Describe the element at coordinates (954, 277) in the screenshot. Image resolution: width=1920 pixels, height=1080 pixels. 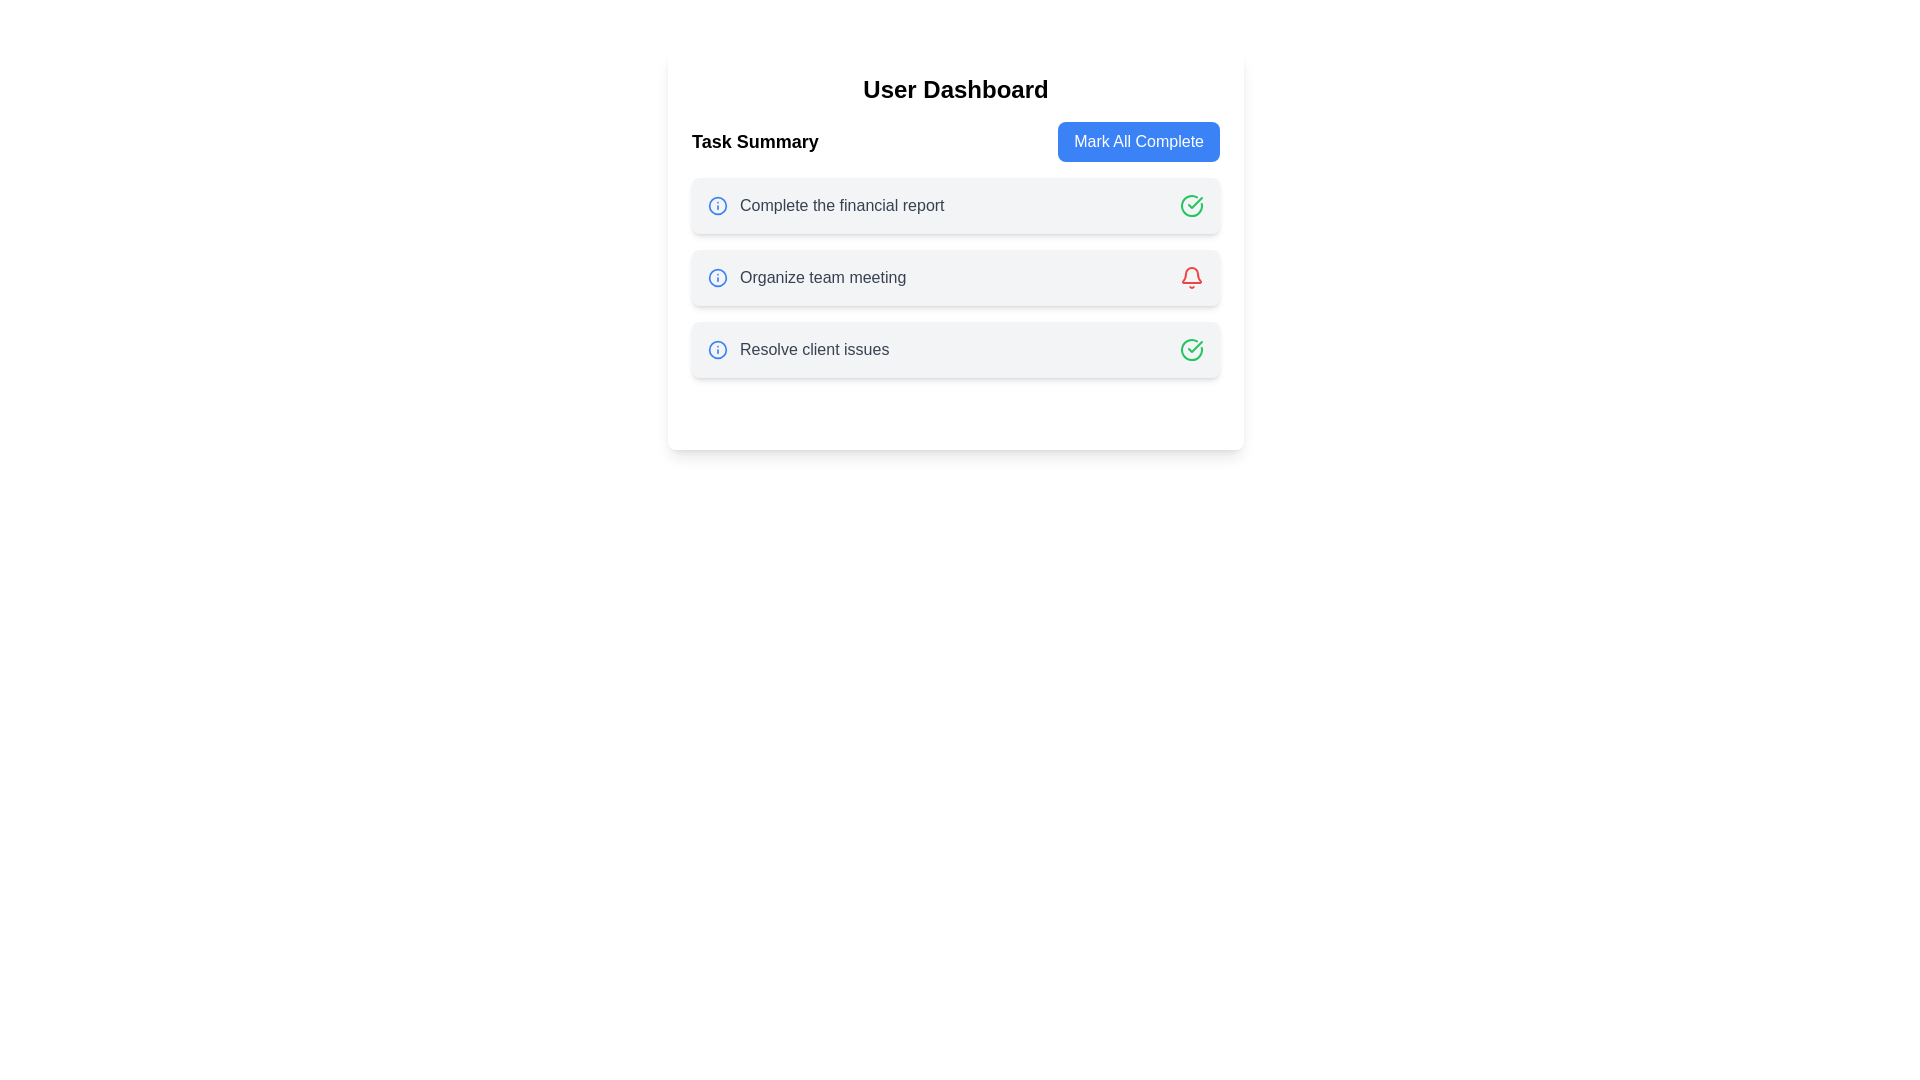
I see `the 'Organize team meeting' task card within the Task Summary section` at that location.